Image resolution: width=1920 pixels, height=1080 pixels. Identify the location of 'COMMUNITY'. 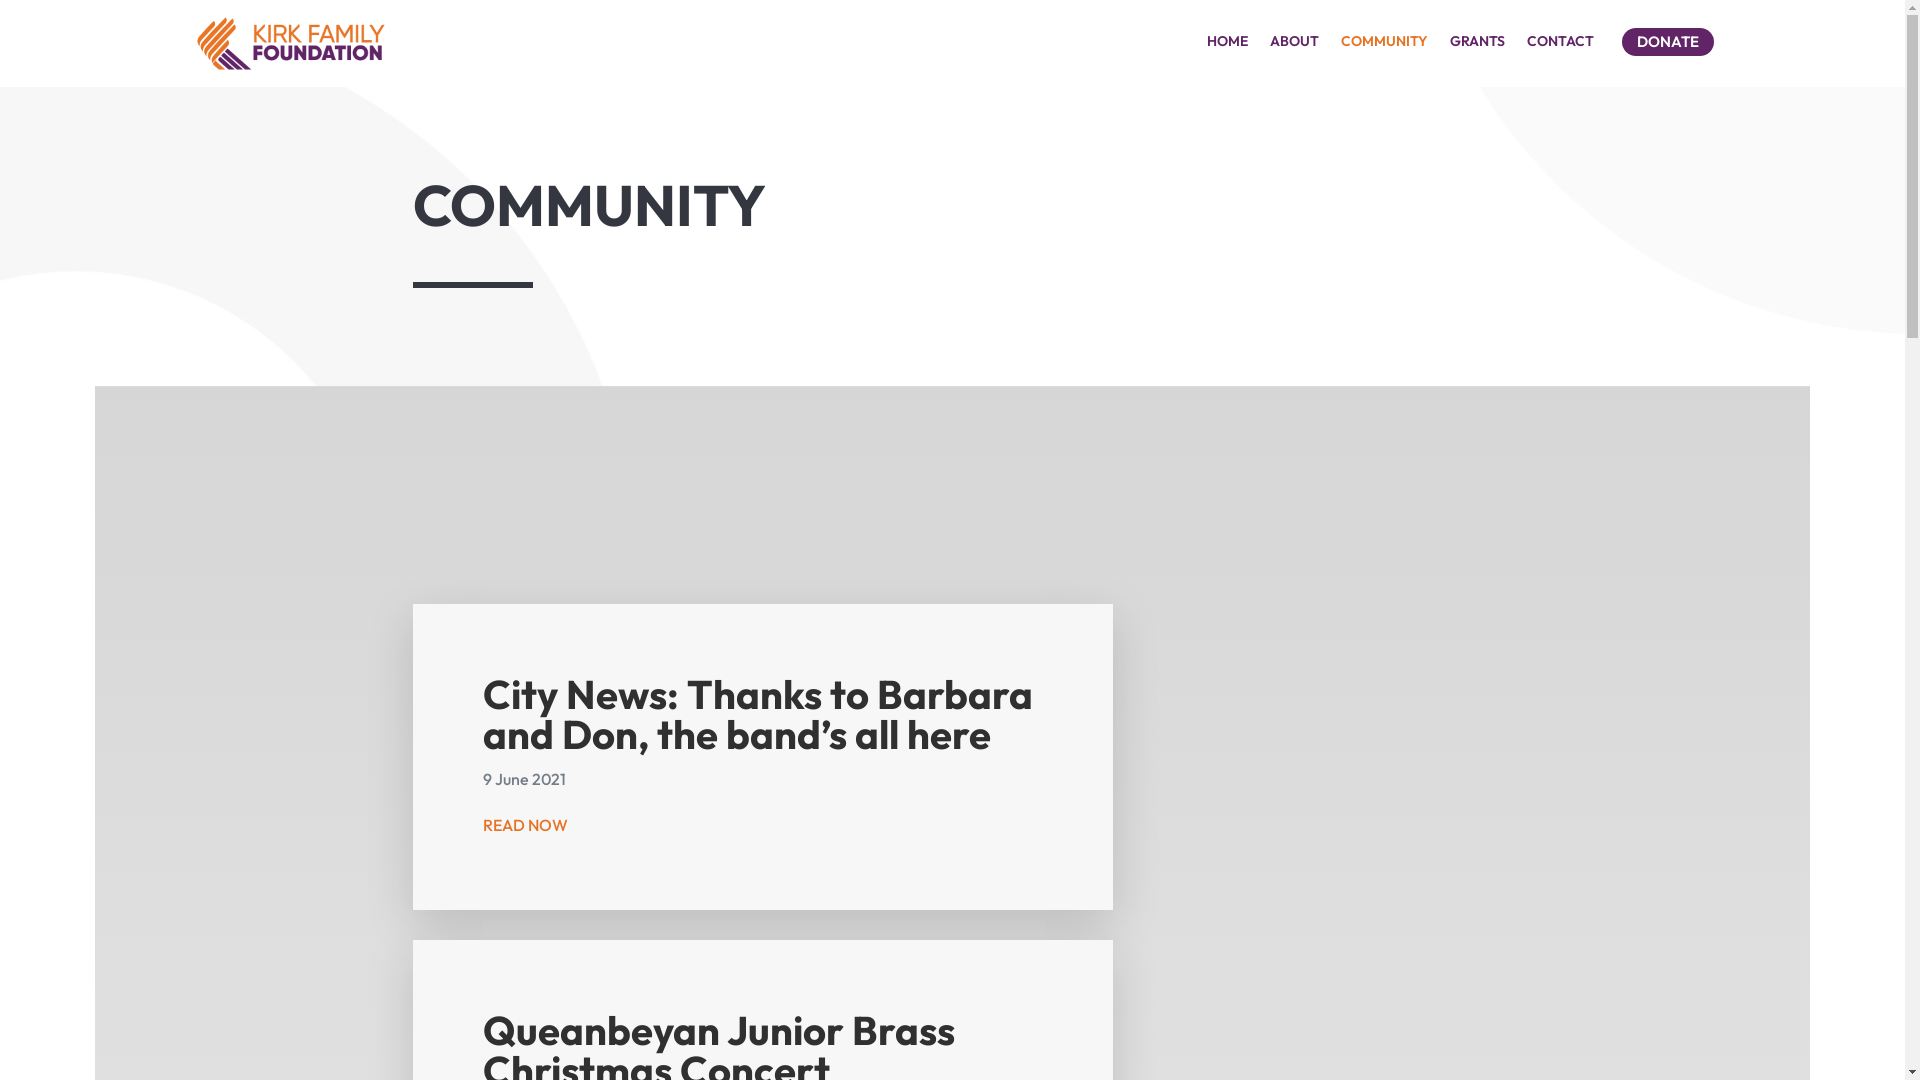
(1383, 45).